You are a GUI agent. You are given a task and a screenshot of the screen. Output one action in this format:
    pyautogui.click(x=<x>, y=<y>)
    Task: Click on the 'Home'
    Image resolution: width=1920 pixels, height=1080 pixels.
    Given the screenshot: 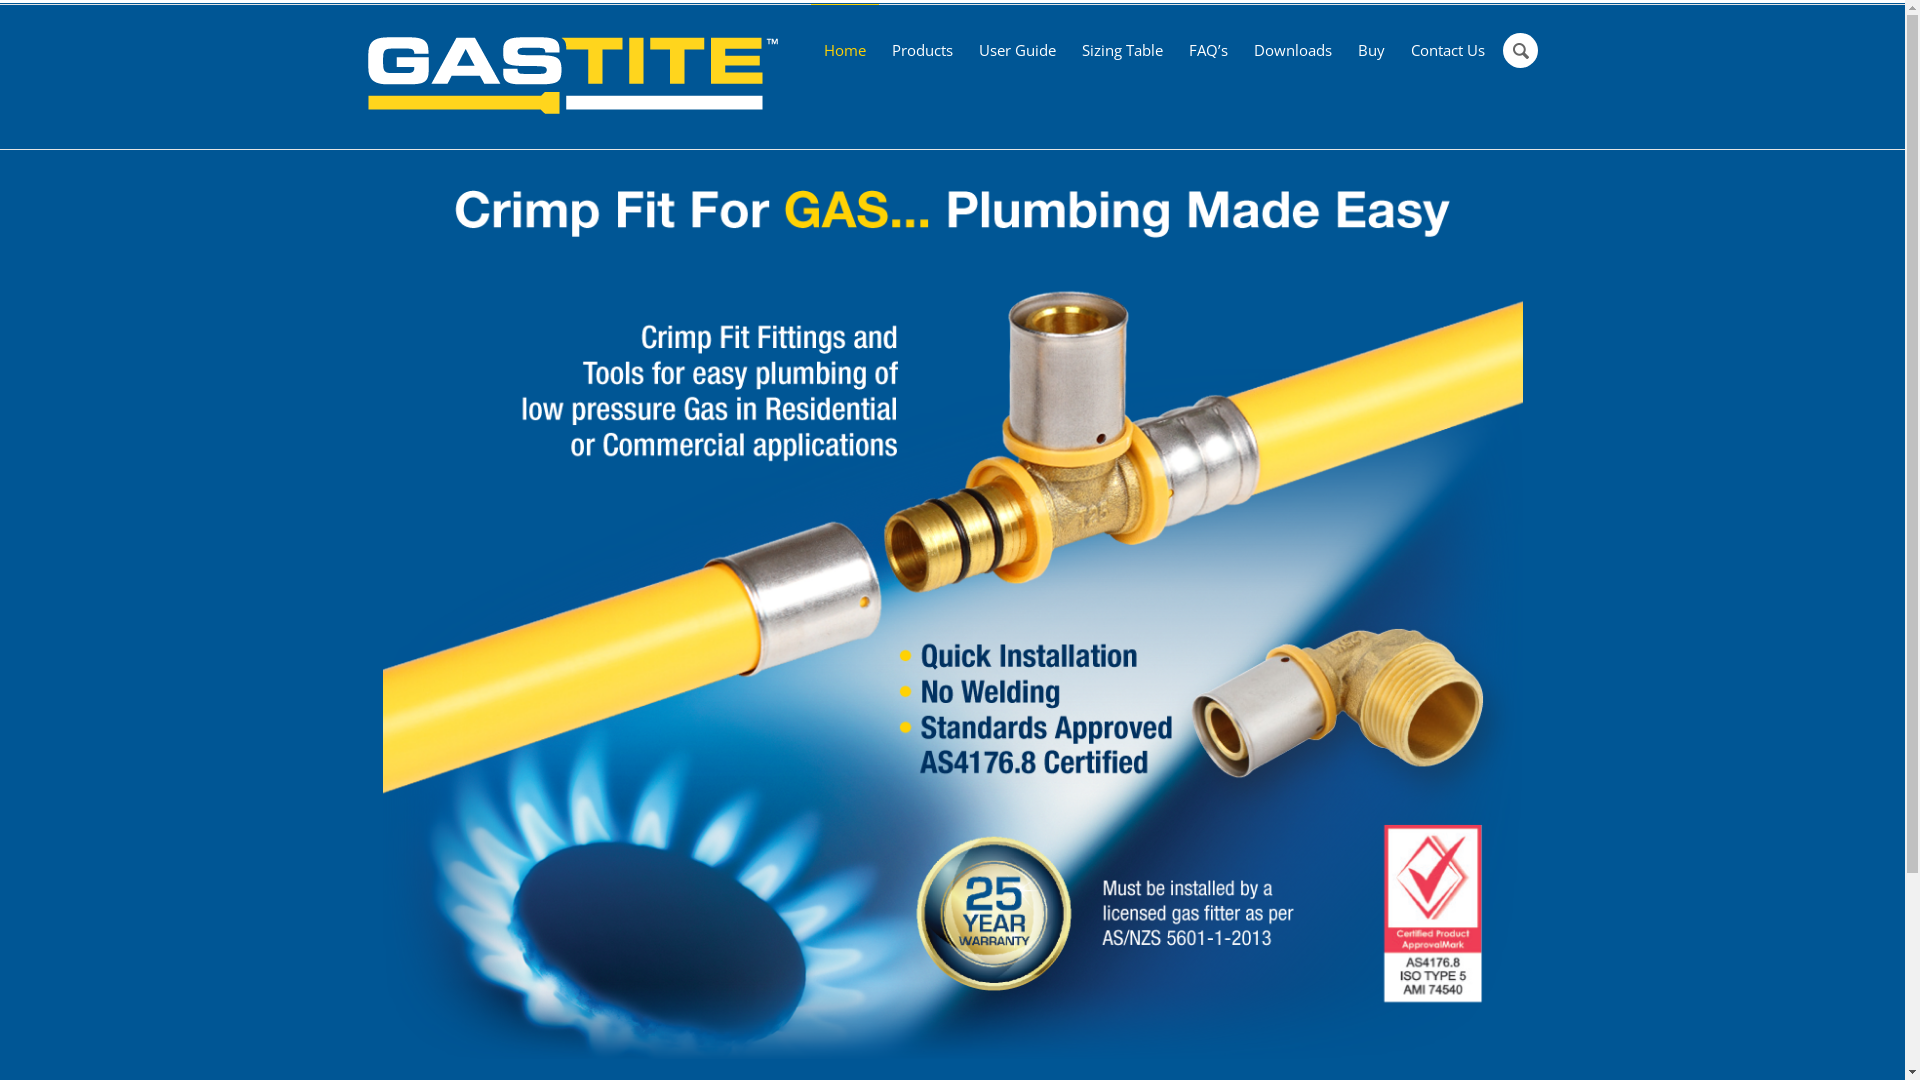 What is the action you would take?
    pyautogui.click(x=844, y=45)
    